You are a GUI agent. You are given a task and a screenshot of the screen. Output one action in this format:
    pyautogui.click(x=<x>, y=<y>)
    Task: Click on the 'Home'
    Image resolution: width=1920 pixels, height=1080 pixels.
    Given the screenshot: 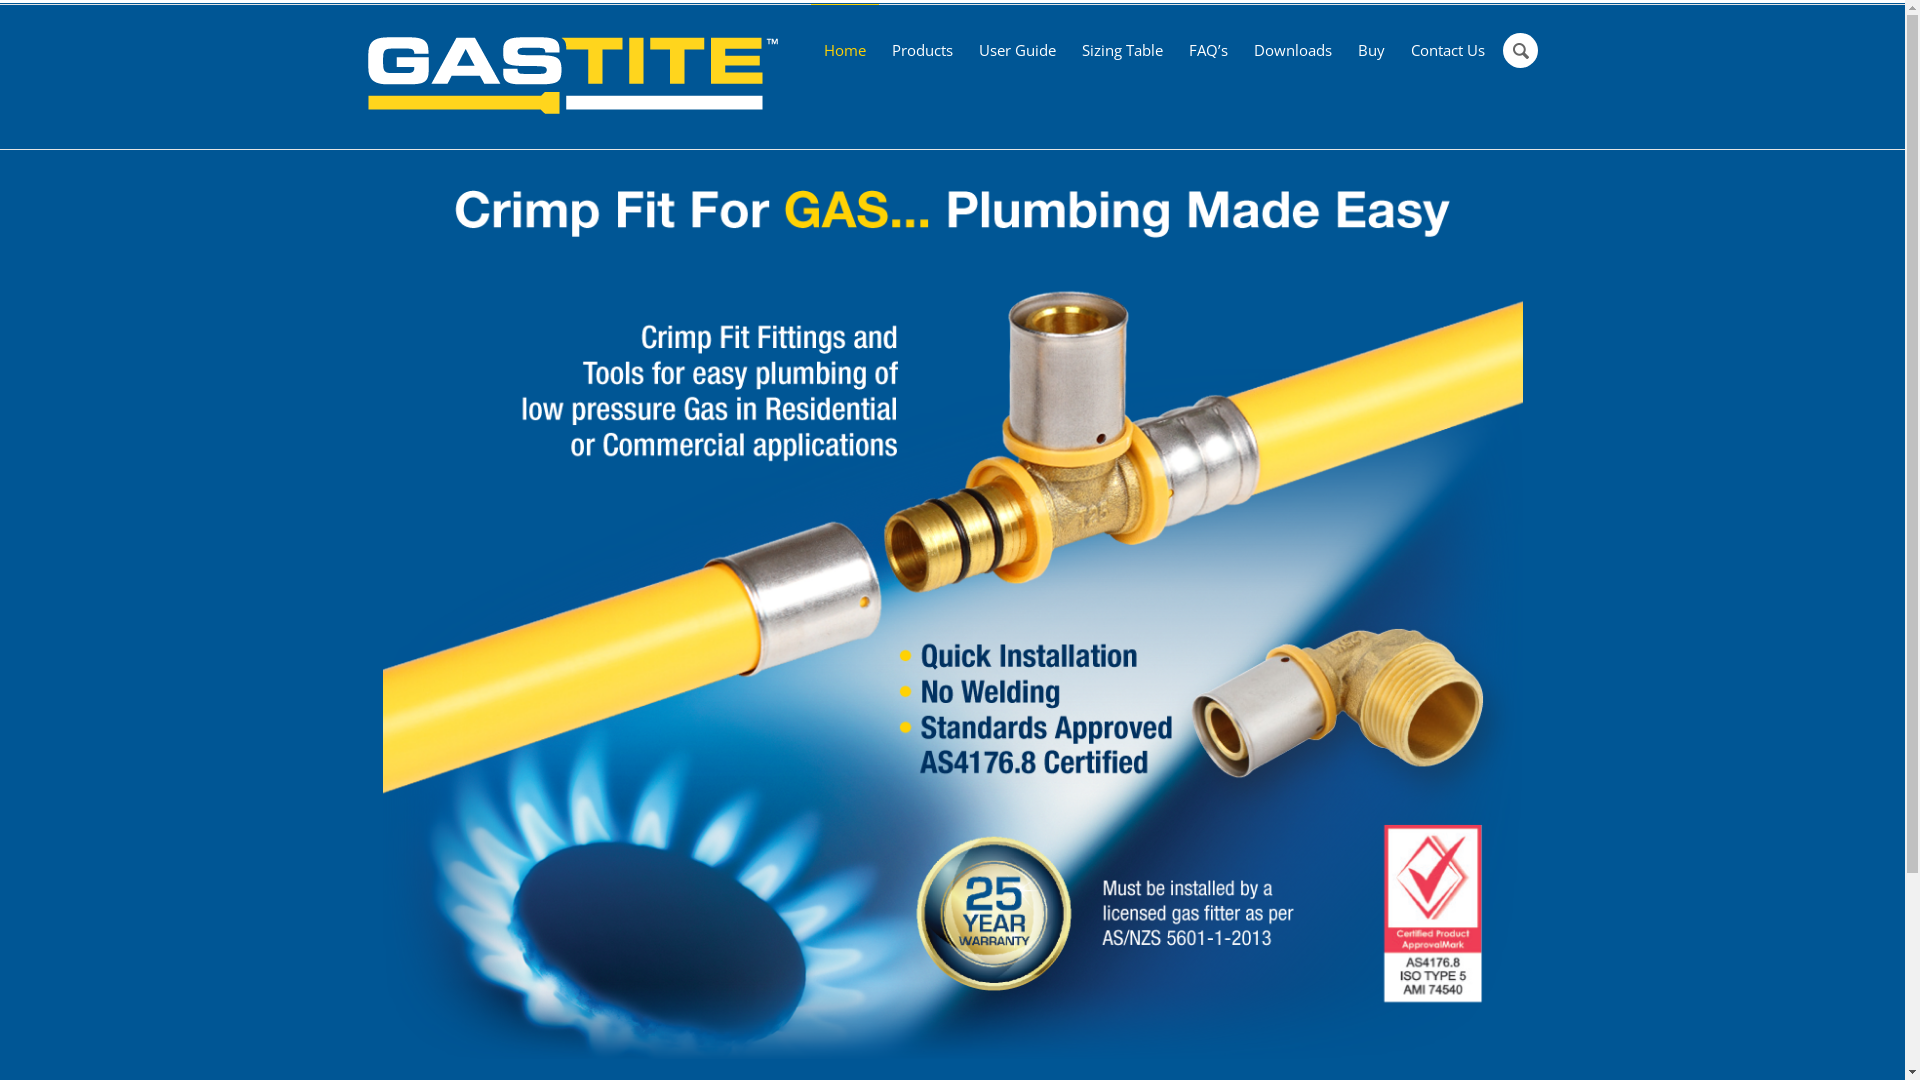 What is the action you would take?
    pyautogui.click(x=844, y=45)
    